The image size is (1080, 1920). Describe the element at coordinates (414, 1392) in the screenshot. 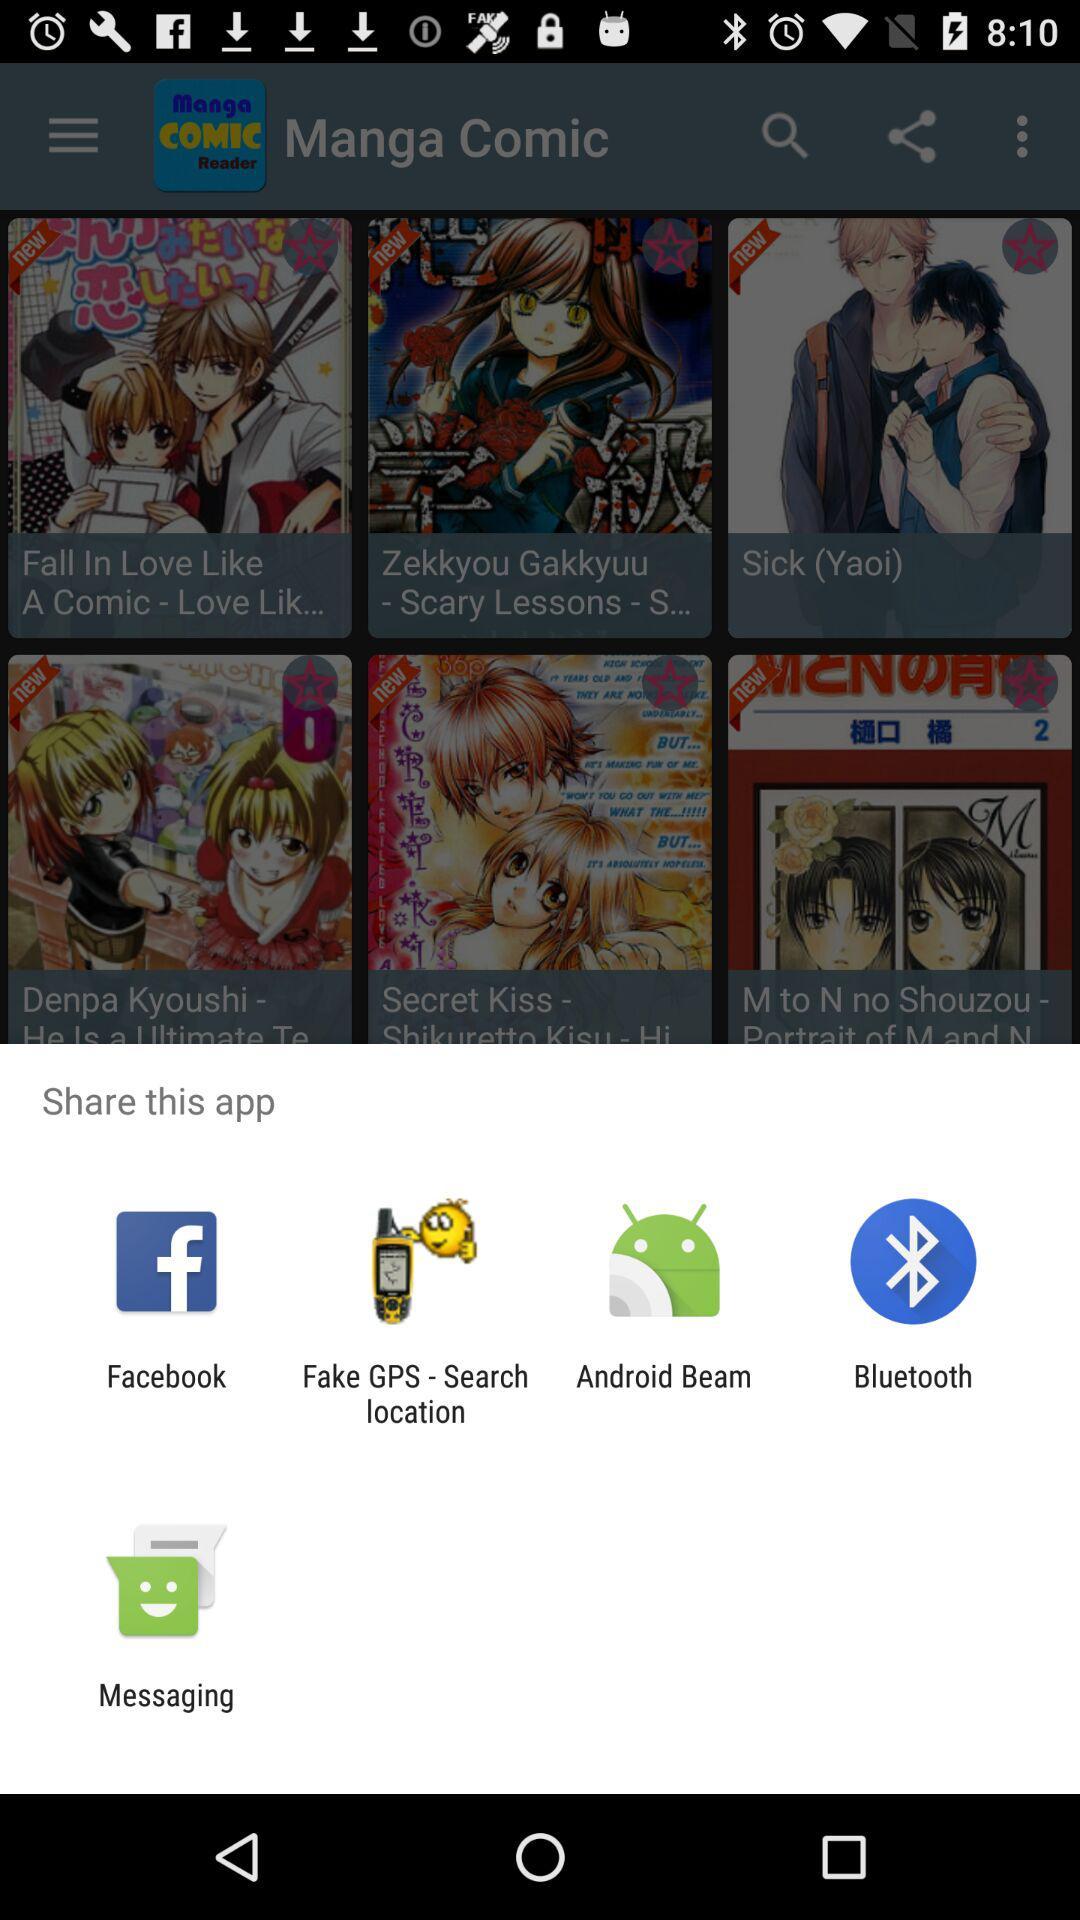

I see `app next to android beam app` at that location.